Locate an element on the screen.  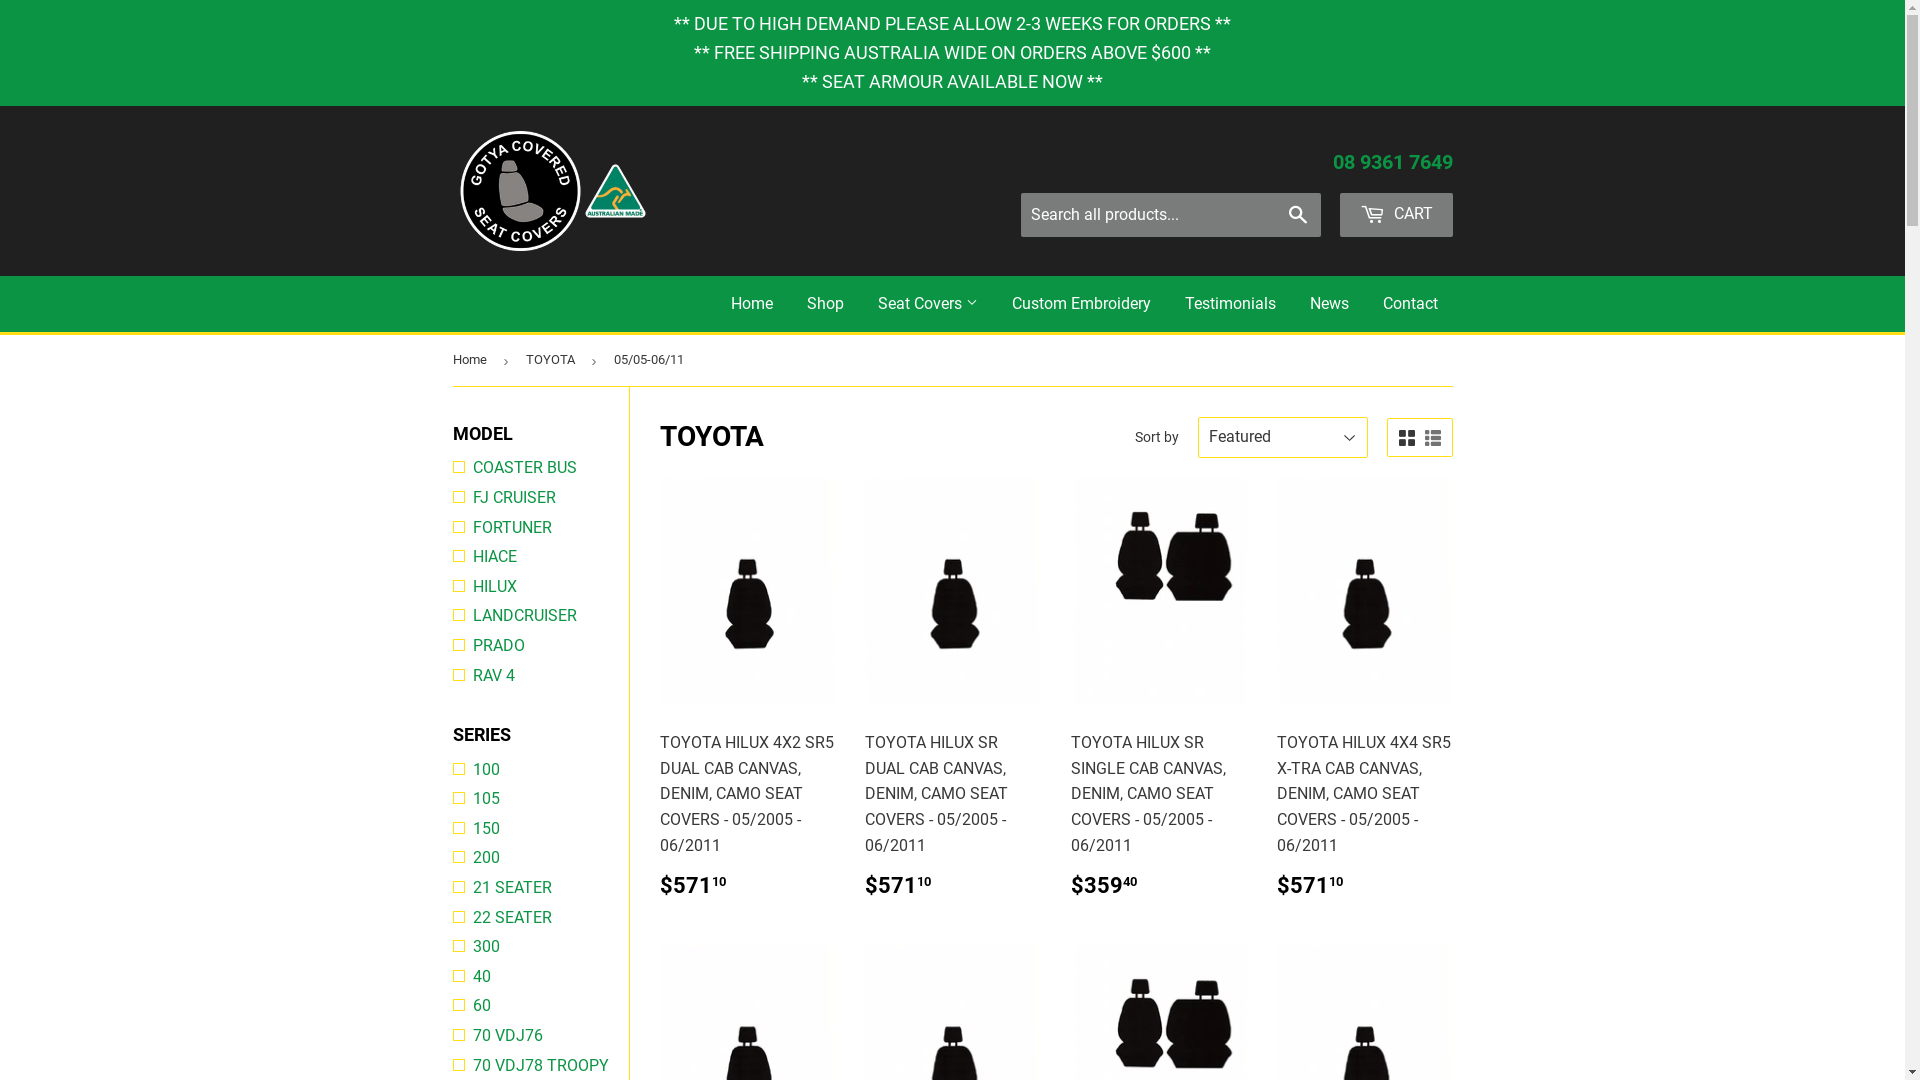
'21 SEATER' is located at coordinates (539, 886).